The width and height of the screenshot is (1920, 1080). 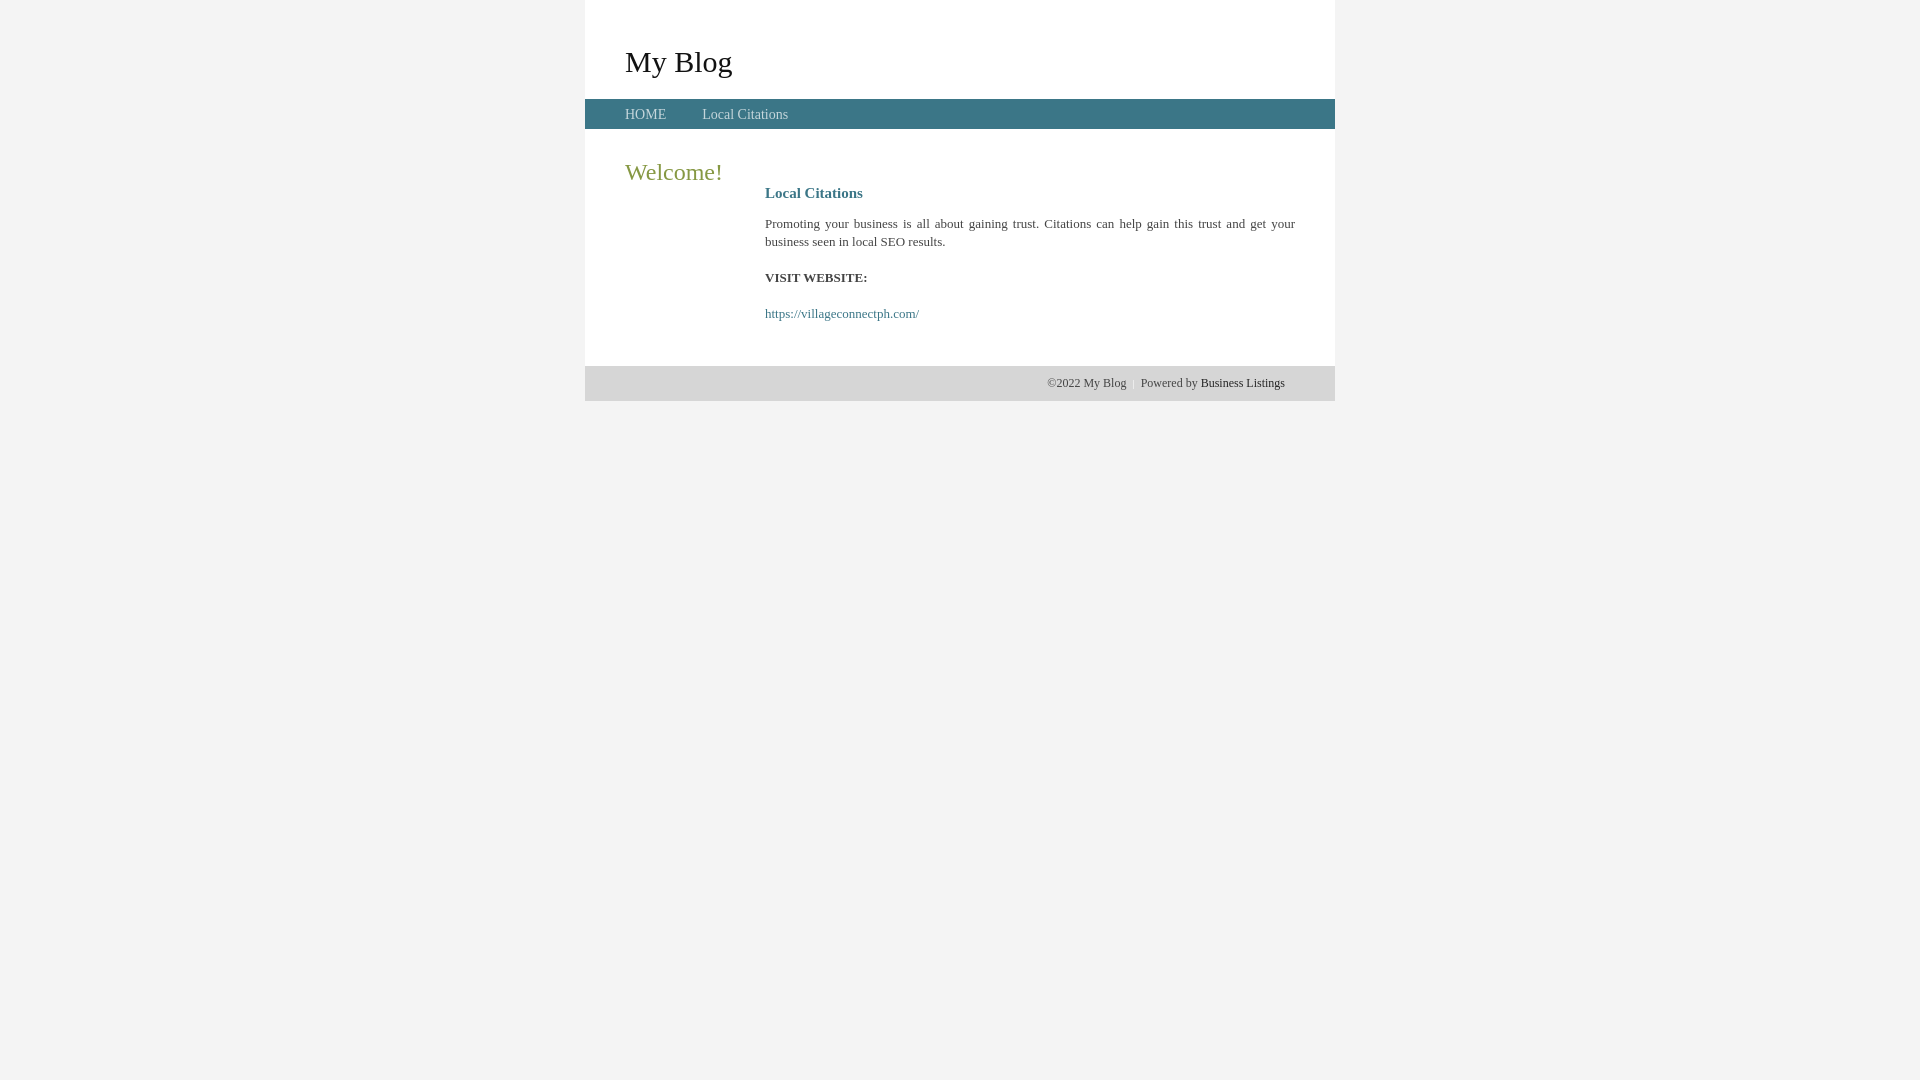 I want to click on 'Business Listings', so click(x=1242, y=382).